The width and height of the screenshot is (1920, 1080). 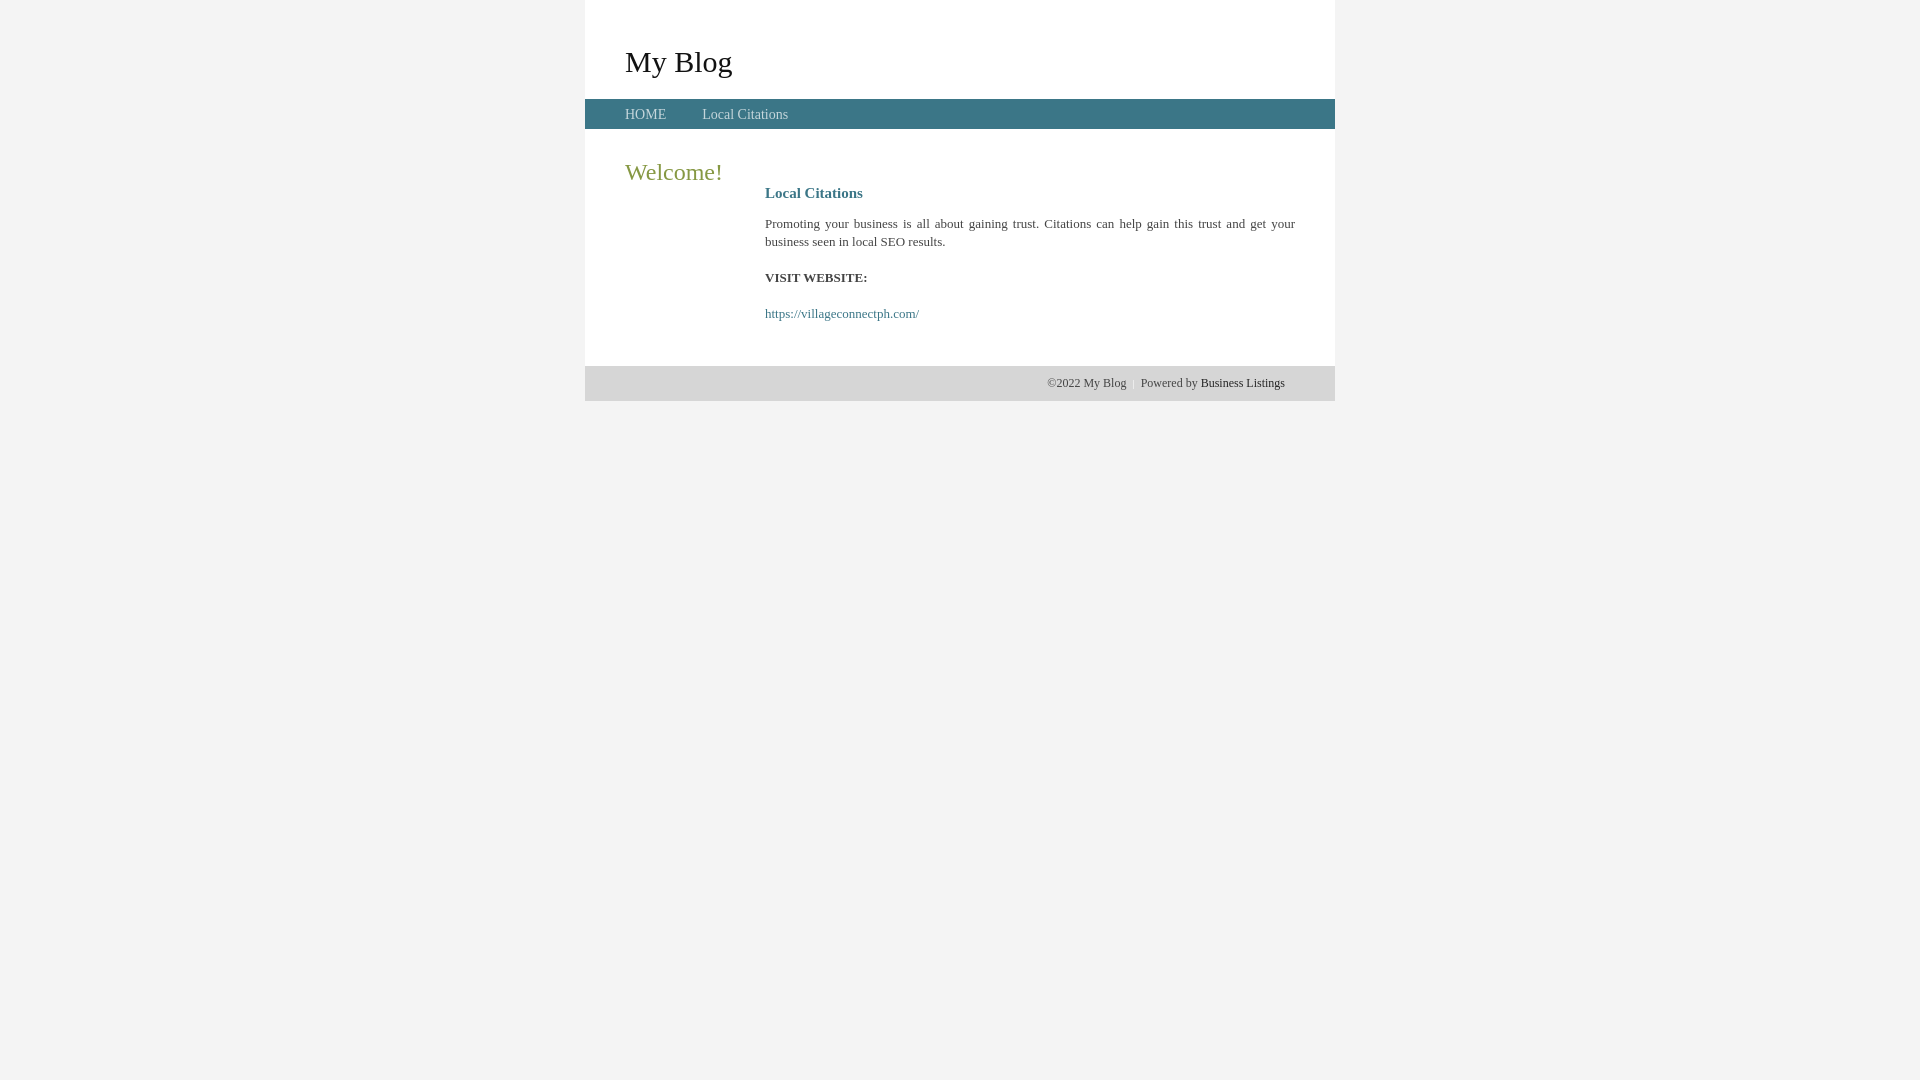 I want to click on 'Business Listings', so click(x=1242, y=382).